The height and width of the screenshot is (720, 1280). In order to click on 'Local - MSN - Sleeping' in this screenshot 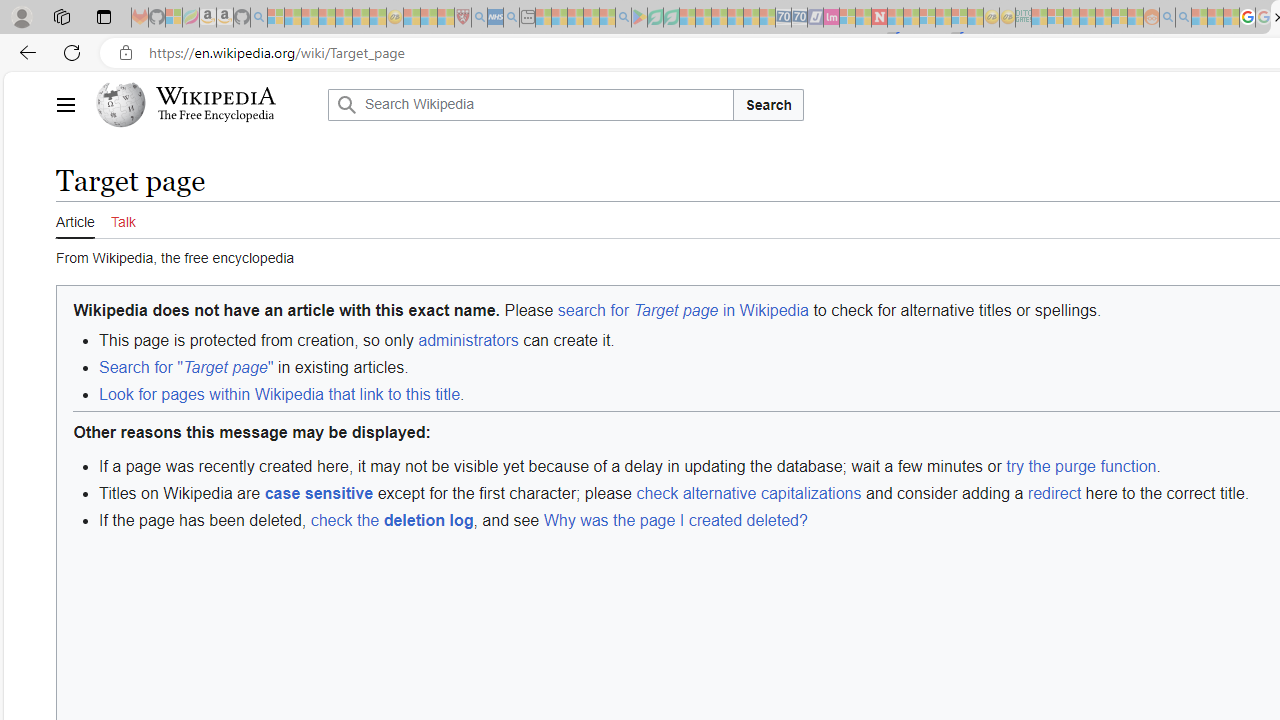, I will do `click(445, 17)`.